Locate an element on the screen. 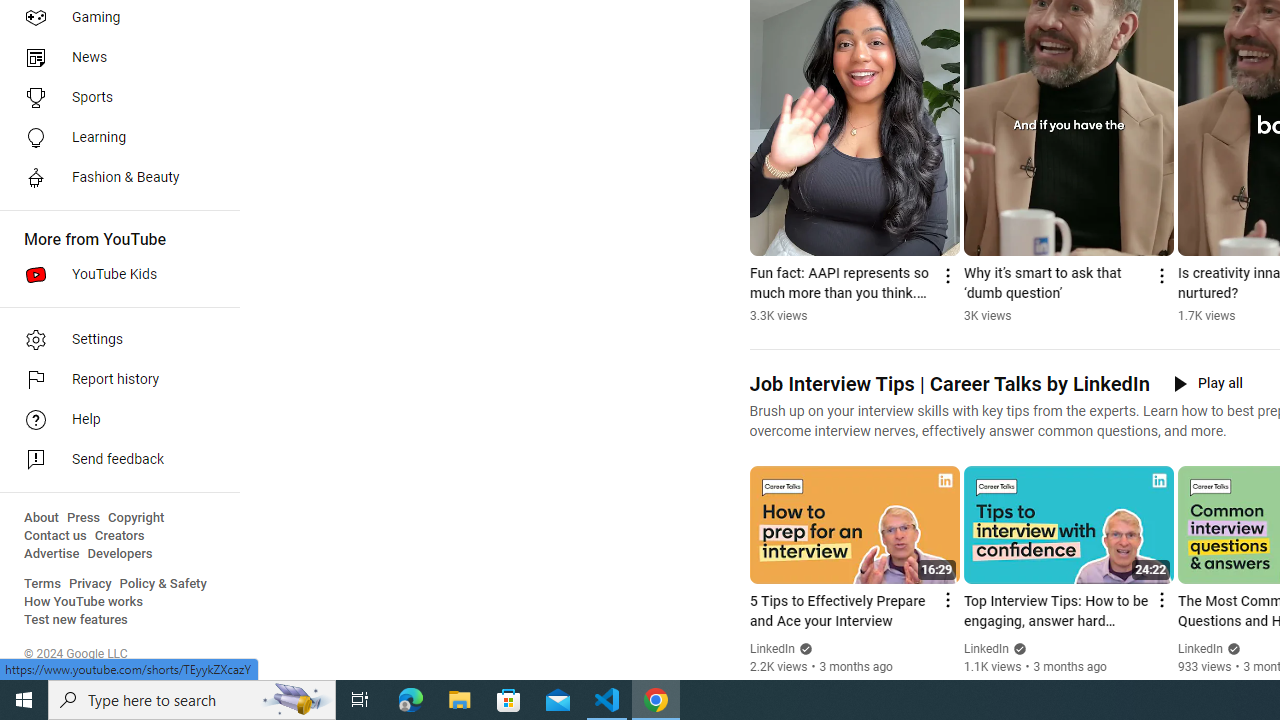 The image size is (1280, 720). 'Policy & Safety' is located at coordinates (163, 584).